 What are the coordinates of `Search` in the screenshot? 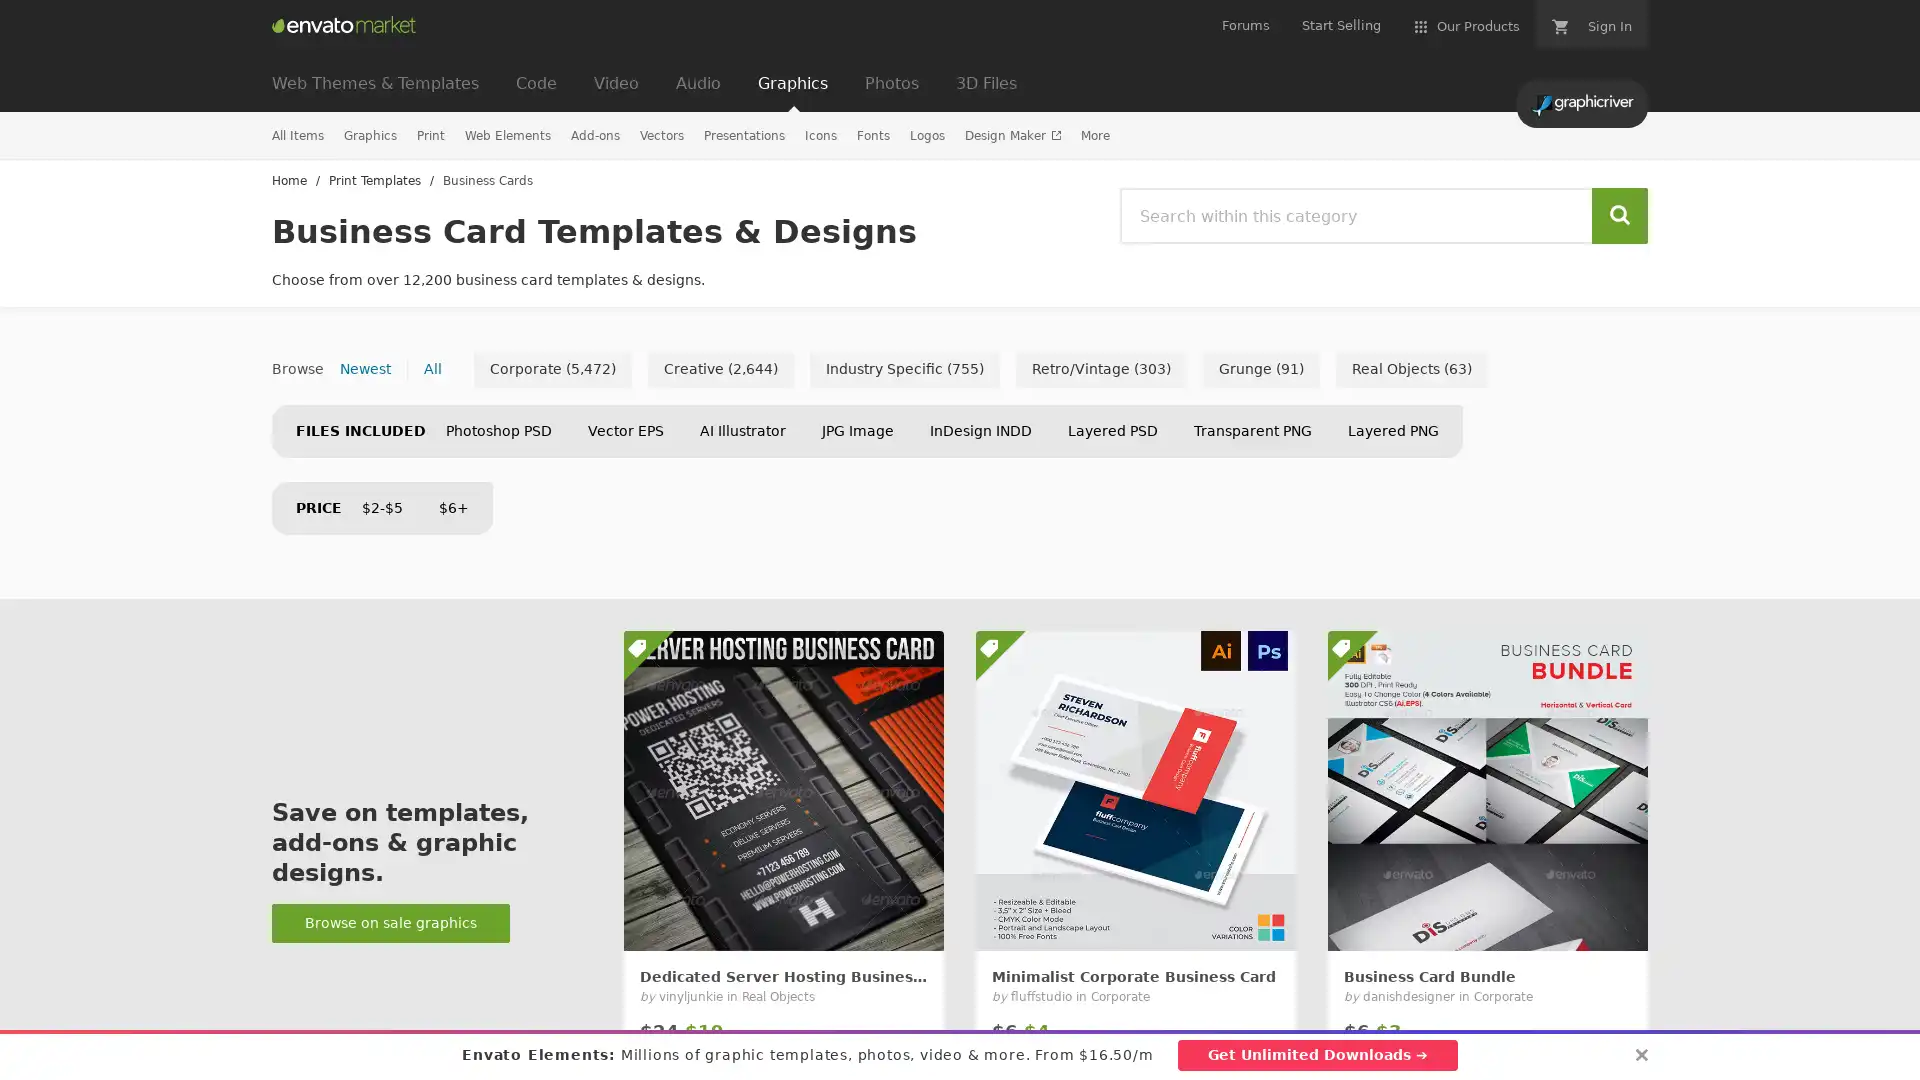 It's located at (1620, 216).